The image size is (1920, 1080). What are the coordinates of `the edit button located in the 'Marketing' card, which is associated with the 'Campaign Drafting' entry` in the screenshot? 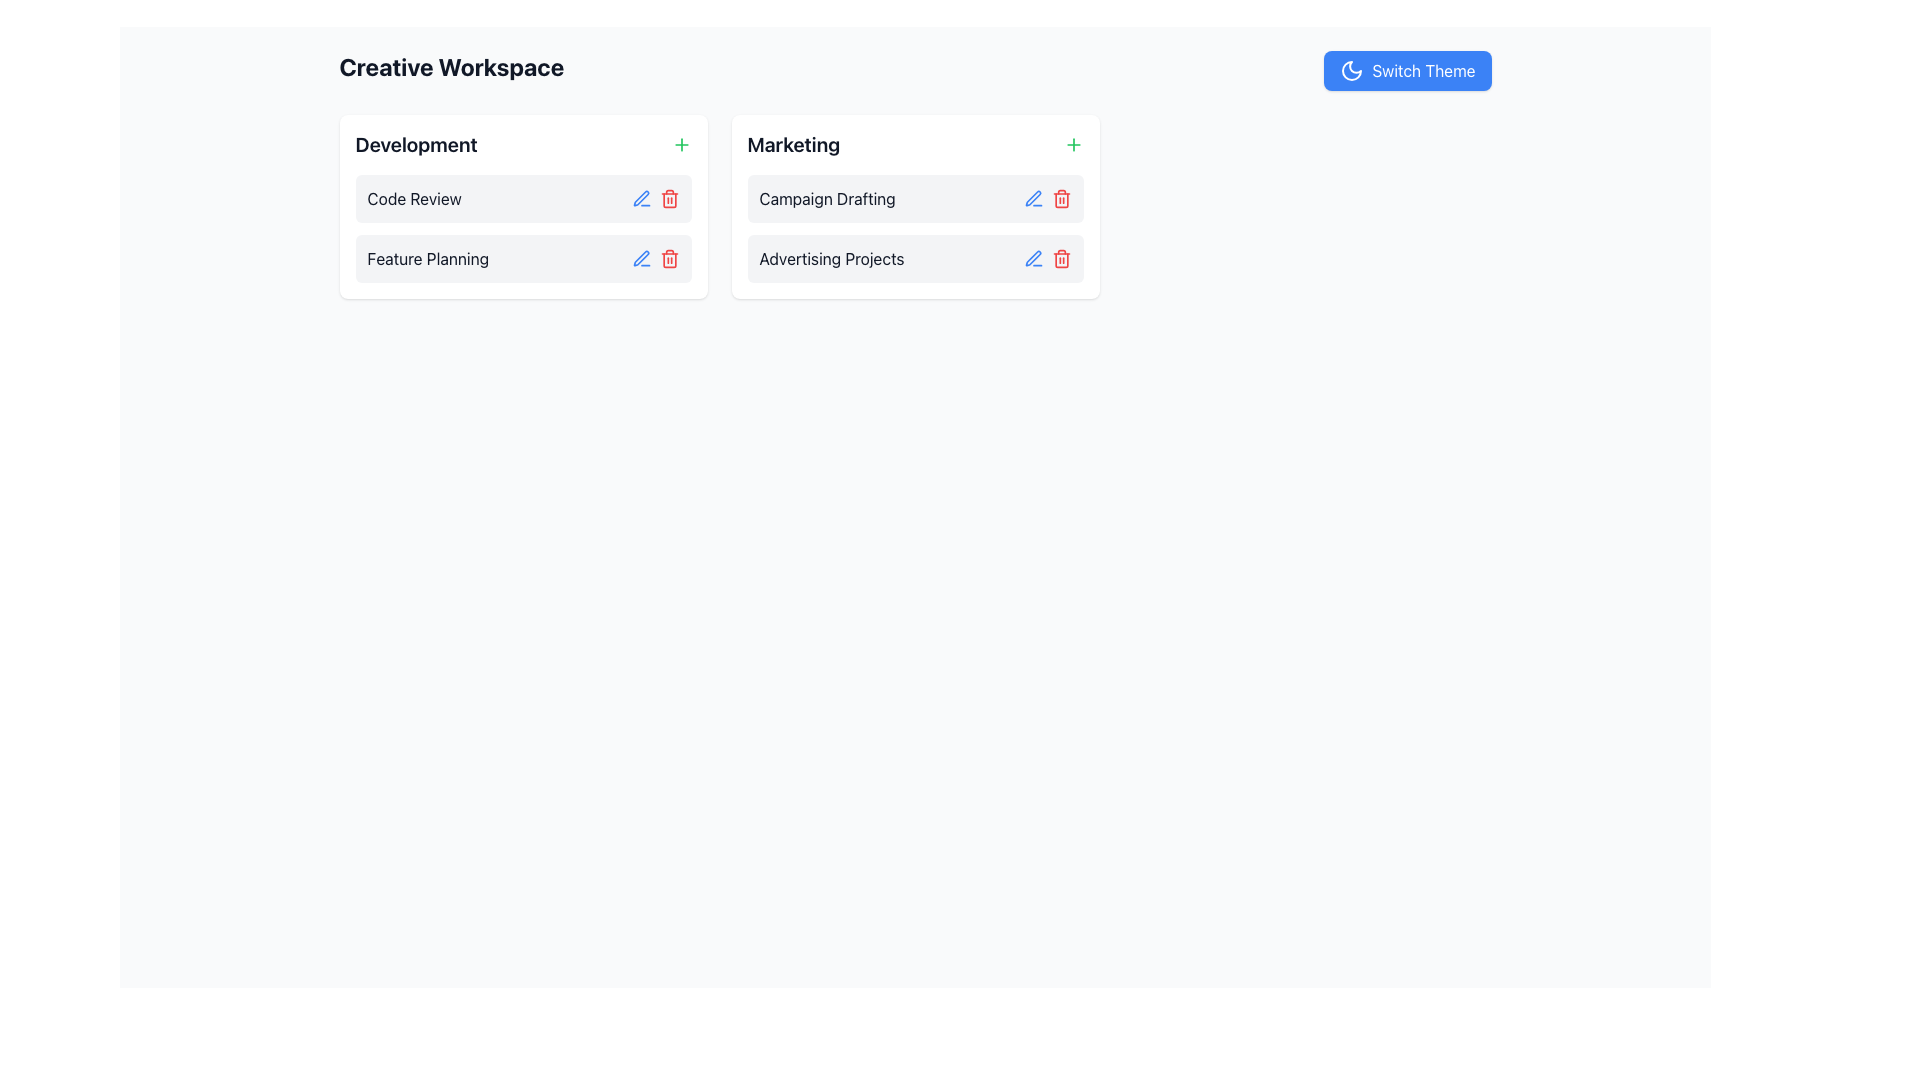 It's located at (1033, 199).